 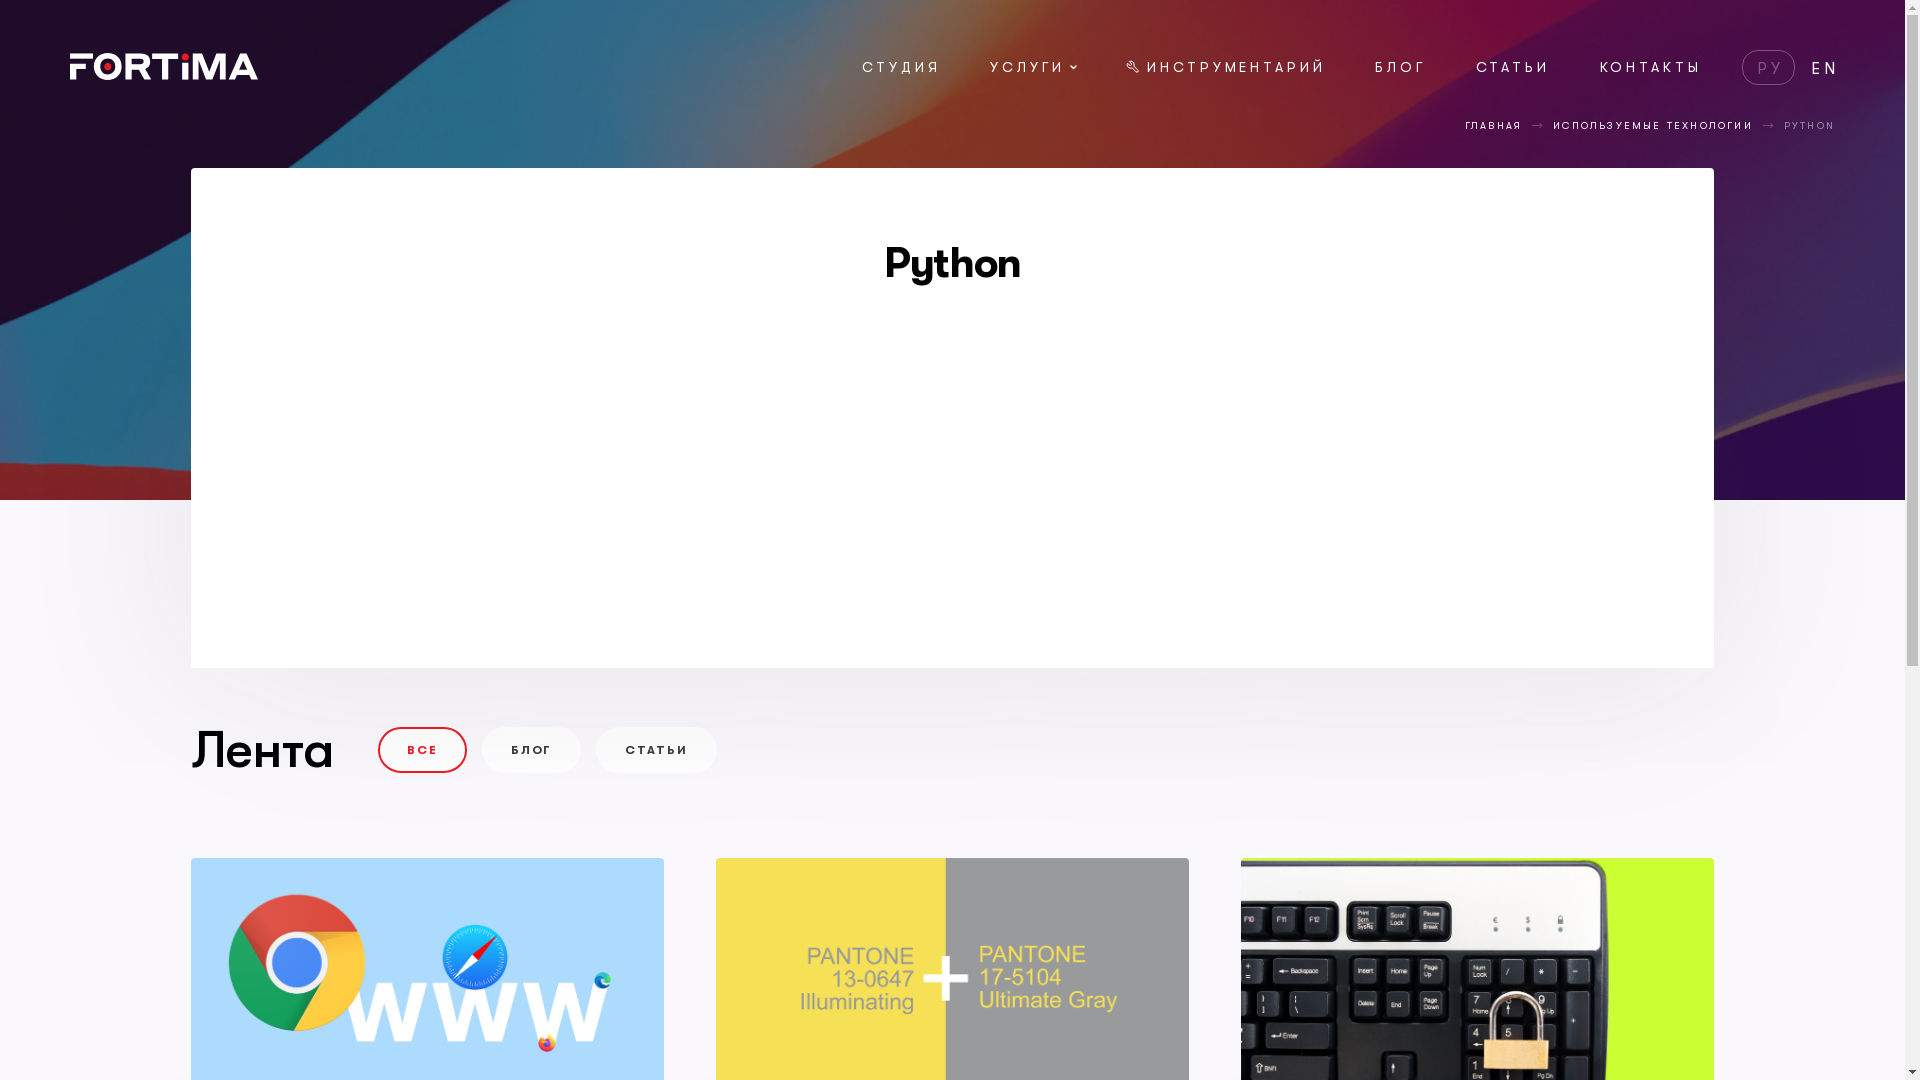 I want to click on 'Fortima.by', so click(x=70, y=72).